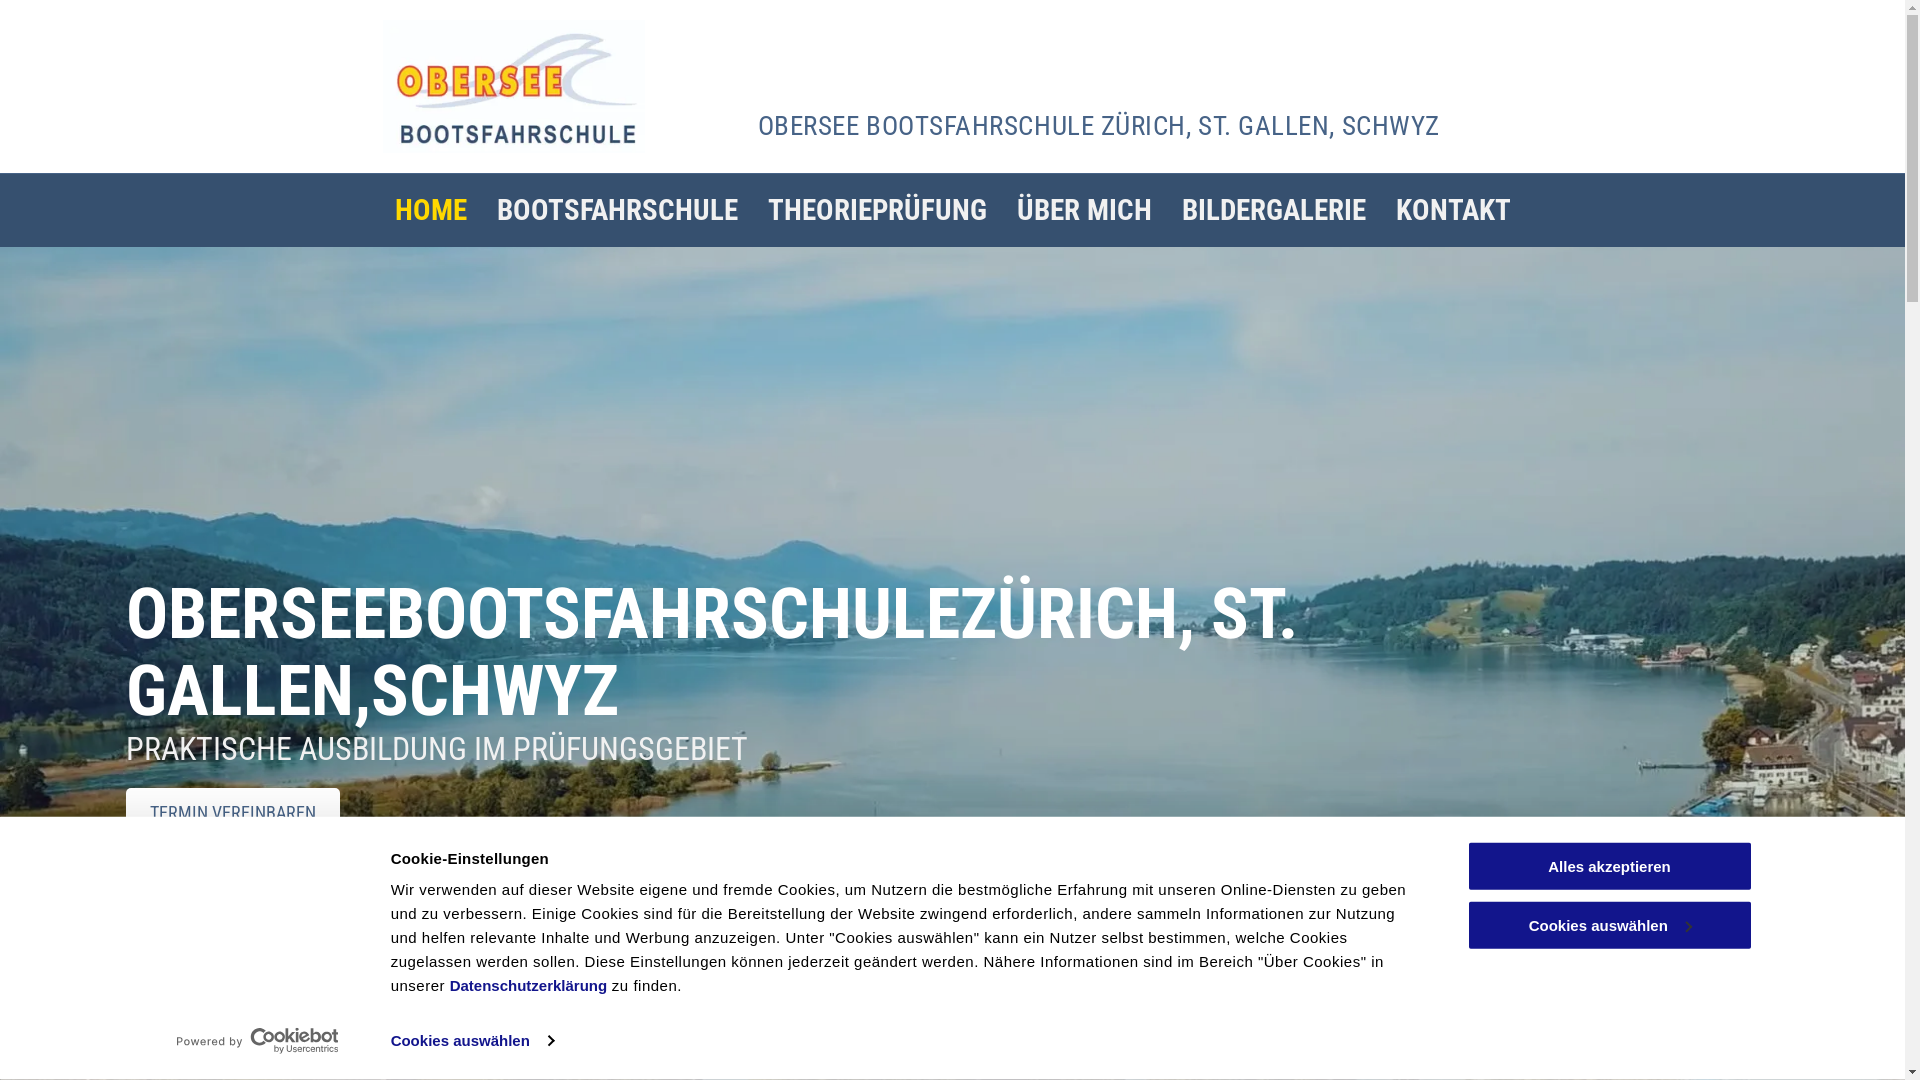  Describe the element at coordinates (1271, 210) in the screenshot. I see `'BILDERGALERIE'` at that location.